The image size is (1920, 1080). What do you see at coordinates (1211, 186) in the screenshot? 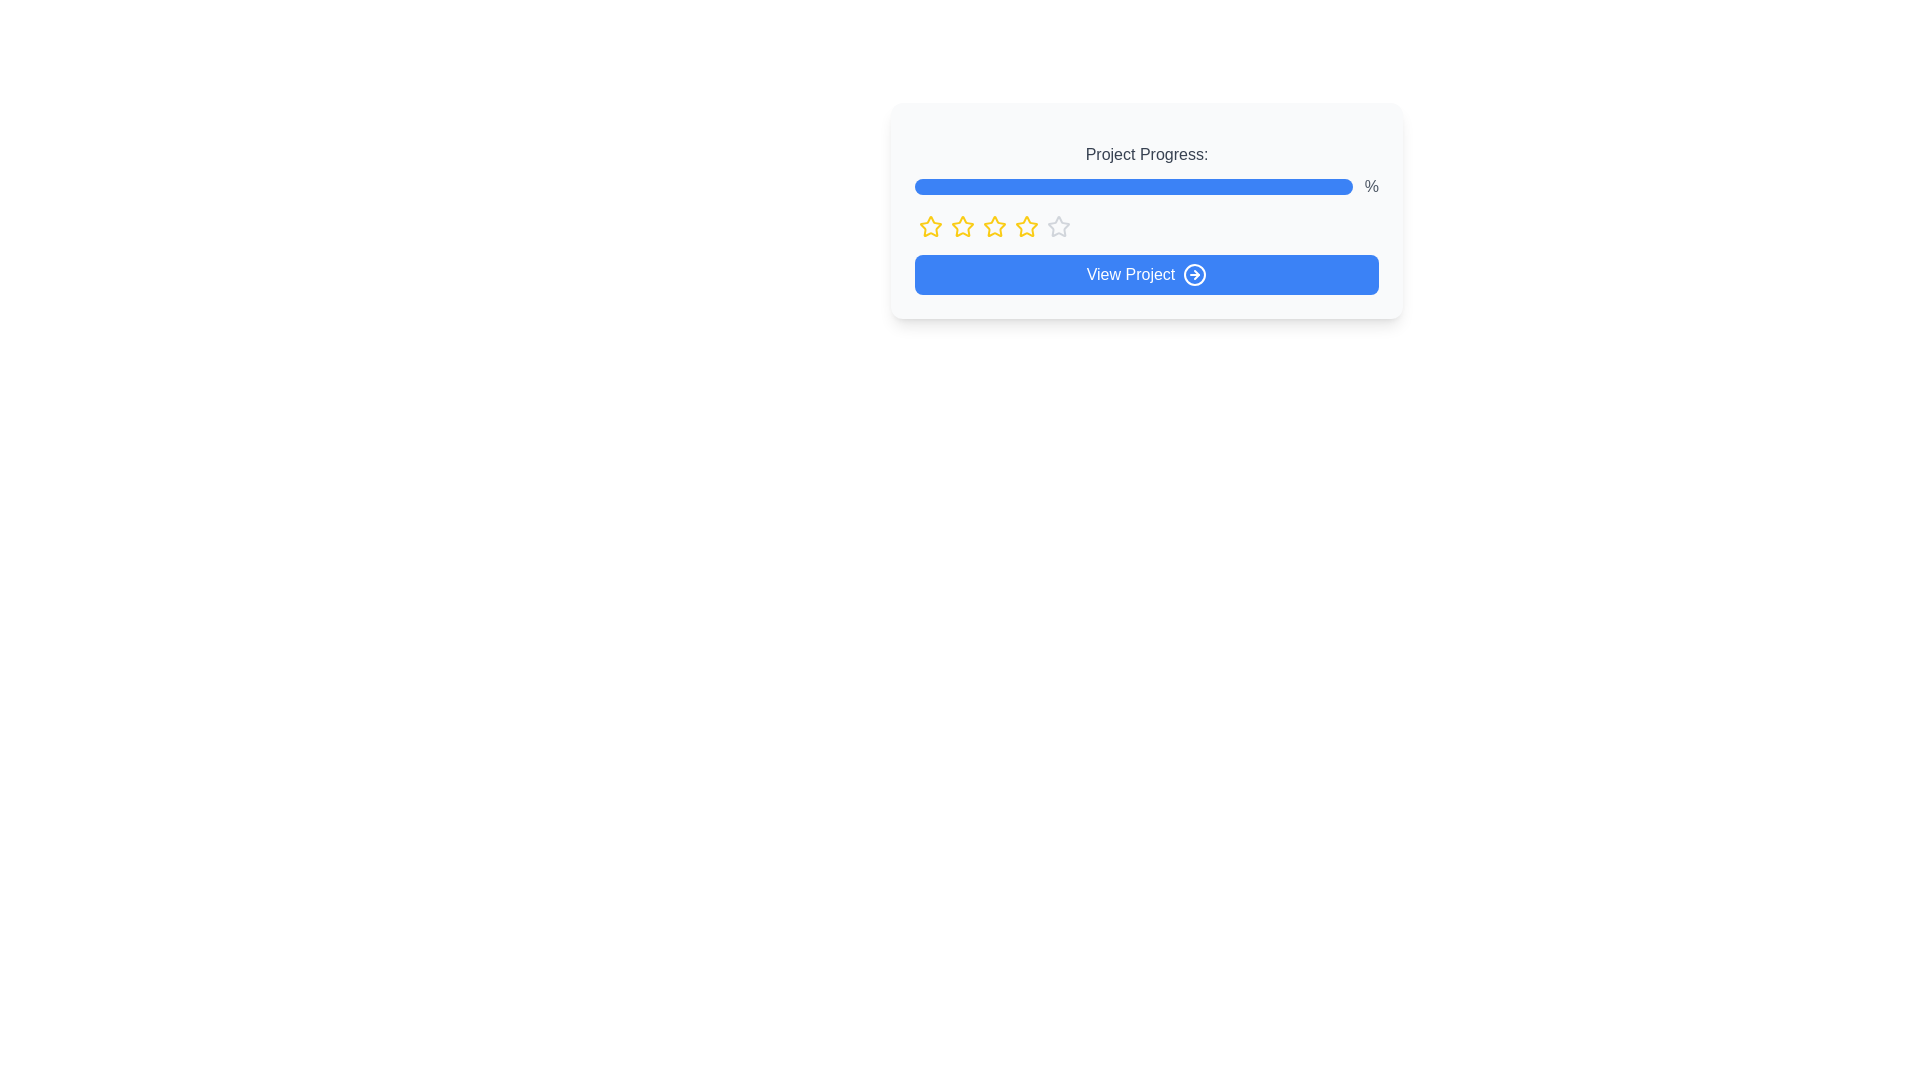
I see `progress` at bounding box center [1211, 186].